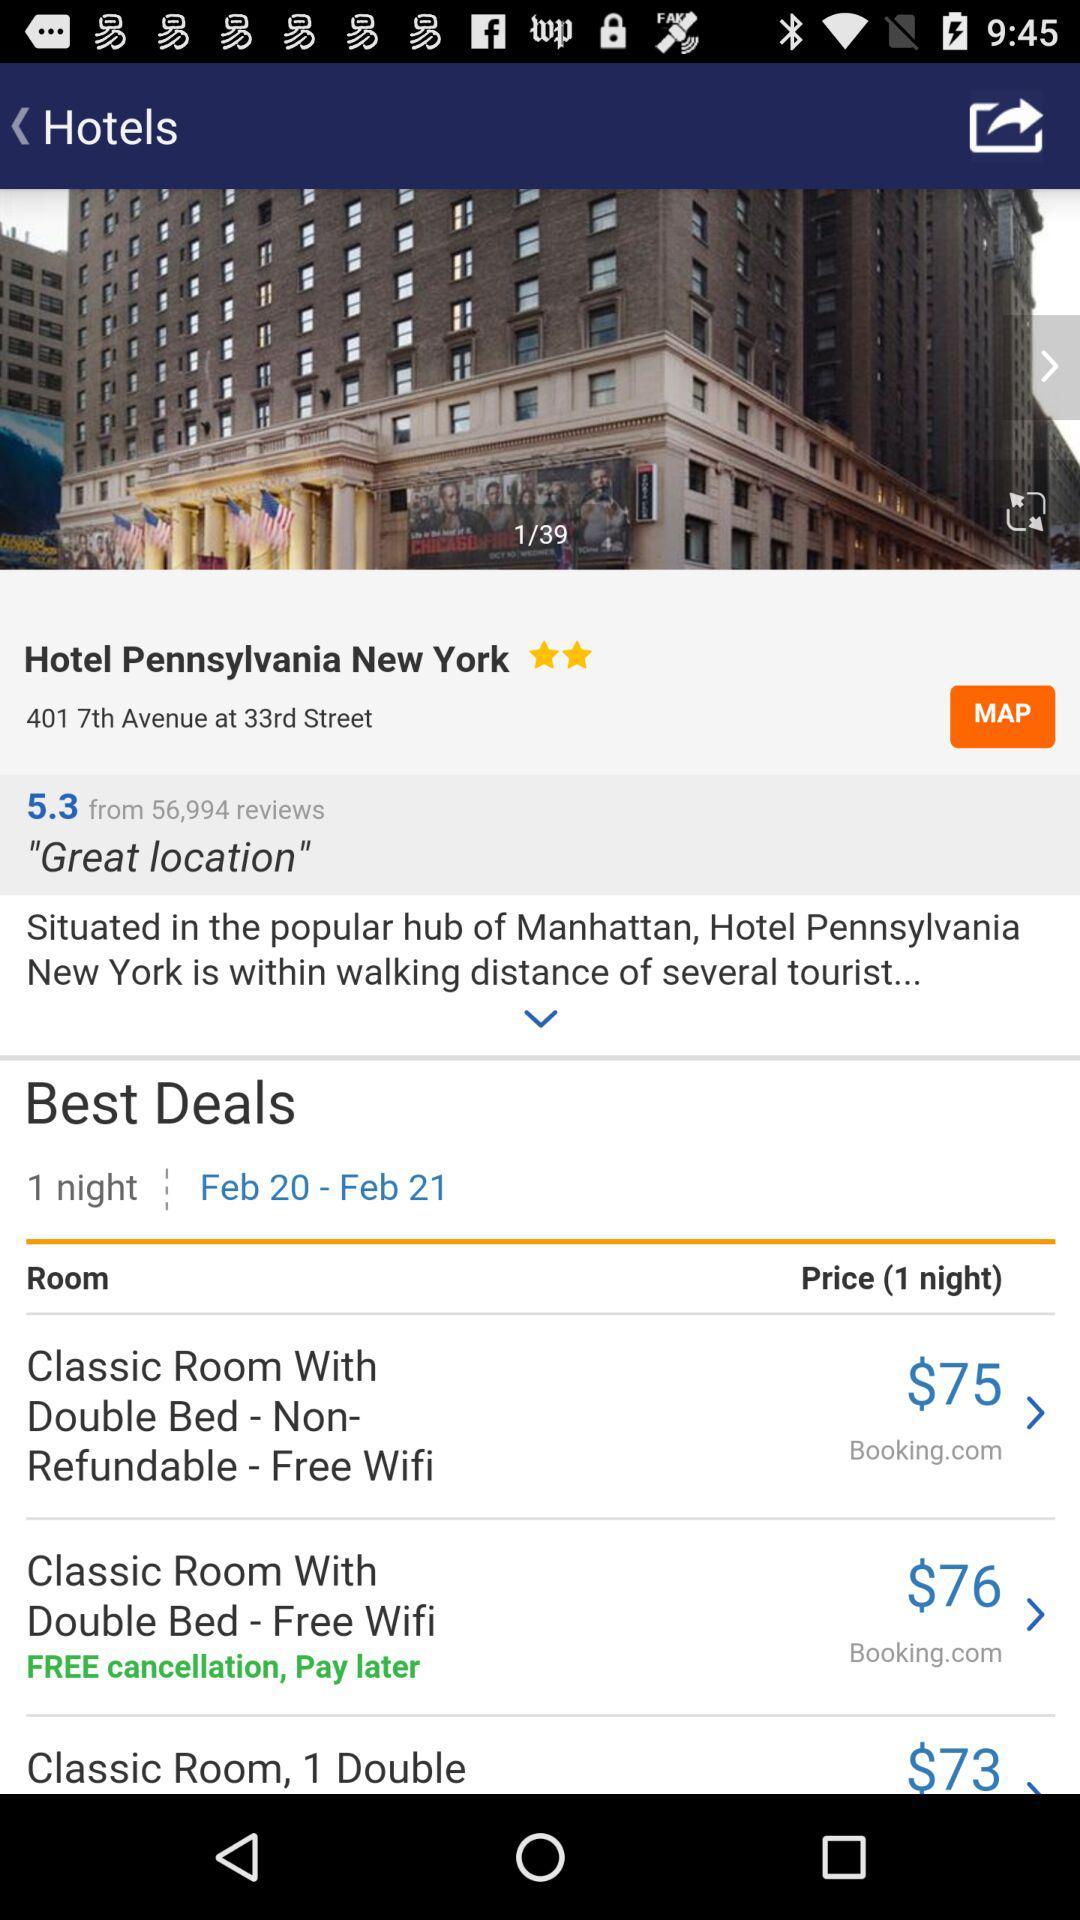 Image resolution: width=1080 pixels, height=1920 pixels. I want to click on scroll through deals, so click(540, 991).